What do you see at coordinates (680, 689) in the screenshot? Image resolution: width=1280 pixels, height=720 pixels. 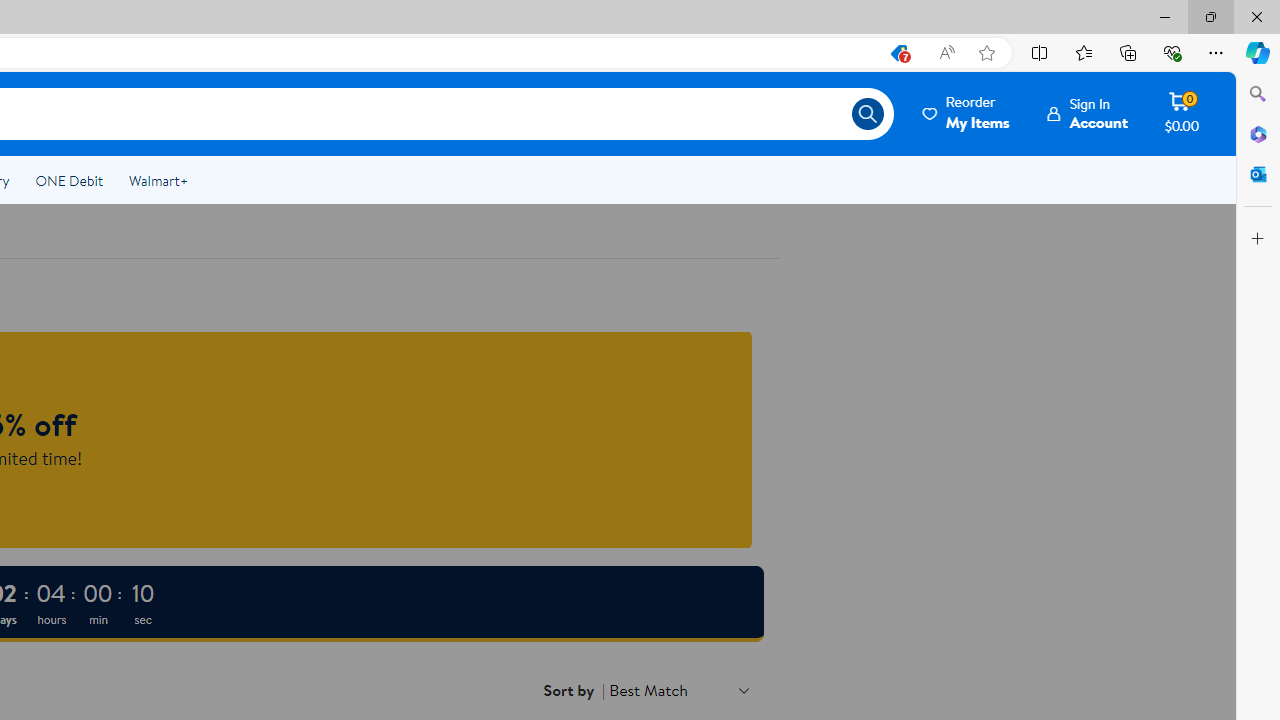 I see `'Sort by Best Match'` at bounding box center [680, 689].